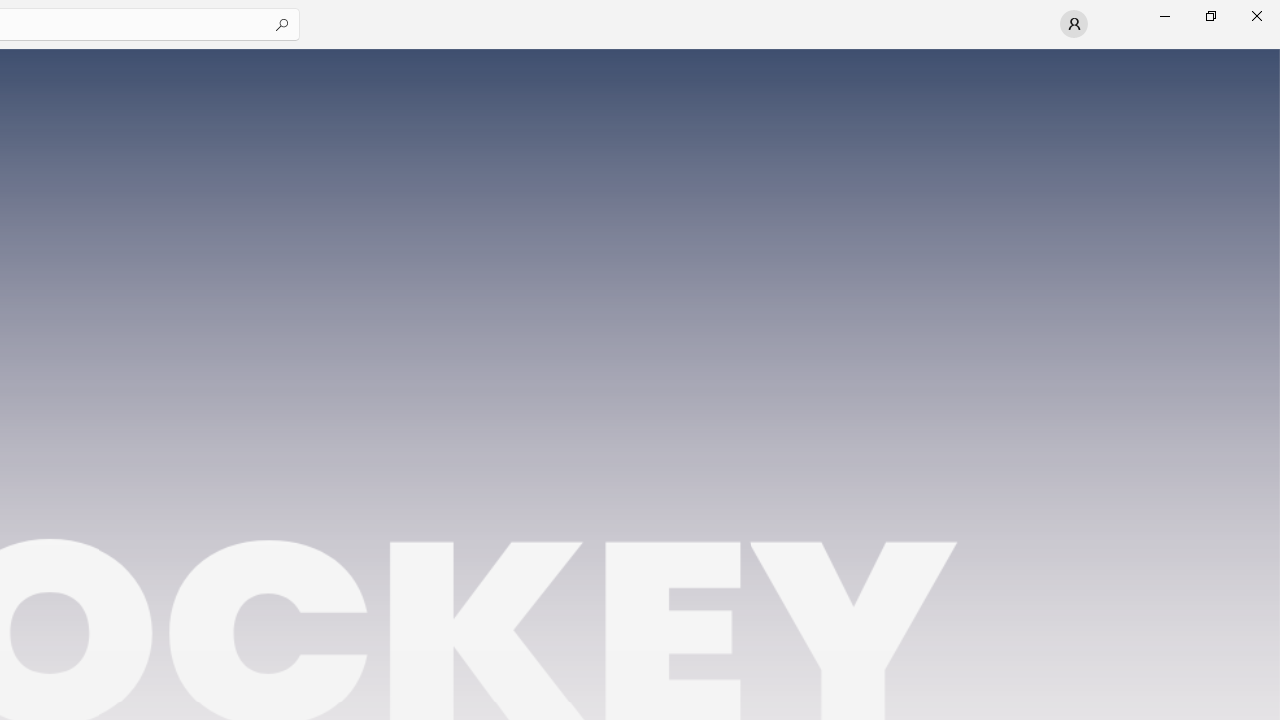  What do you see at coordinates (1164, 15) in the screenshot?
I see `'Minimize Microsoft Store'` at bounding box center [1164, 15].